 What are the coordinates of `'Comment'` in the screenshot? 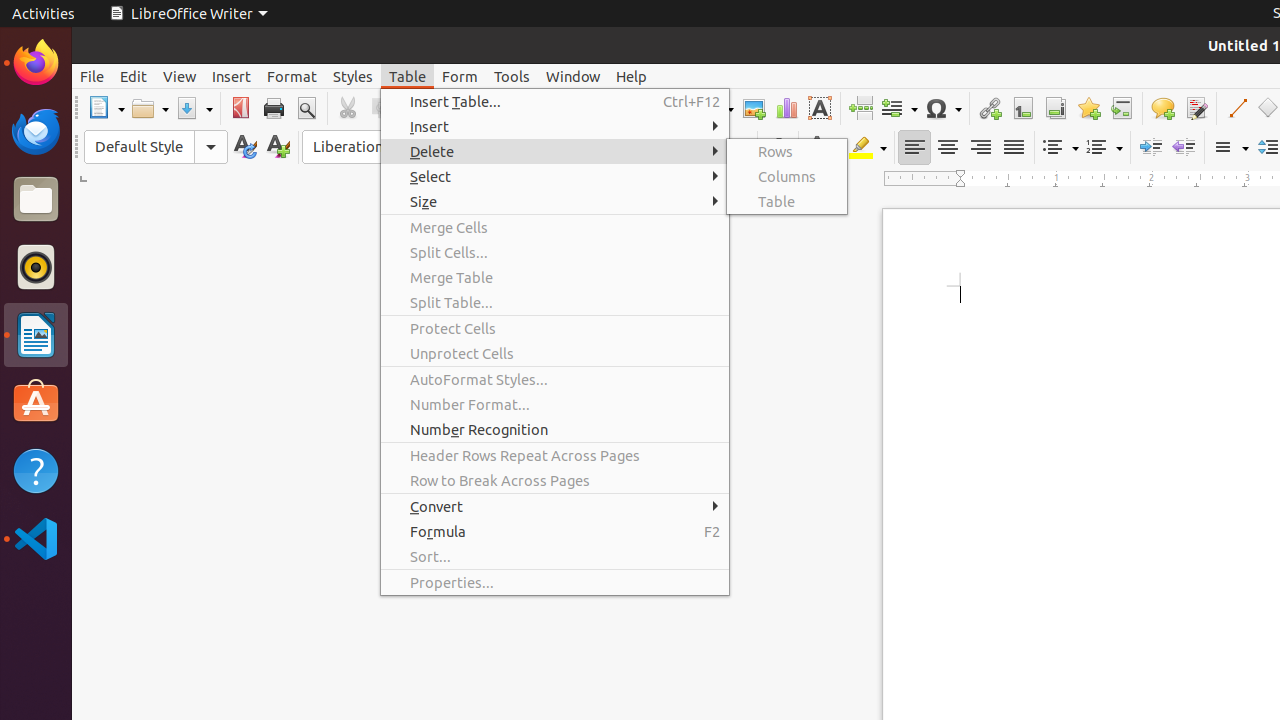 It's located at (1162, 108).